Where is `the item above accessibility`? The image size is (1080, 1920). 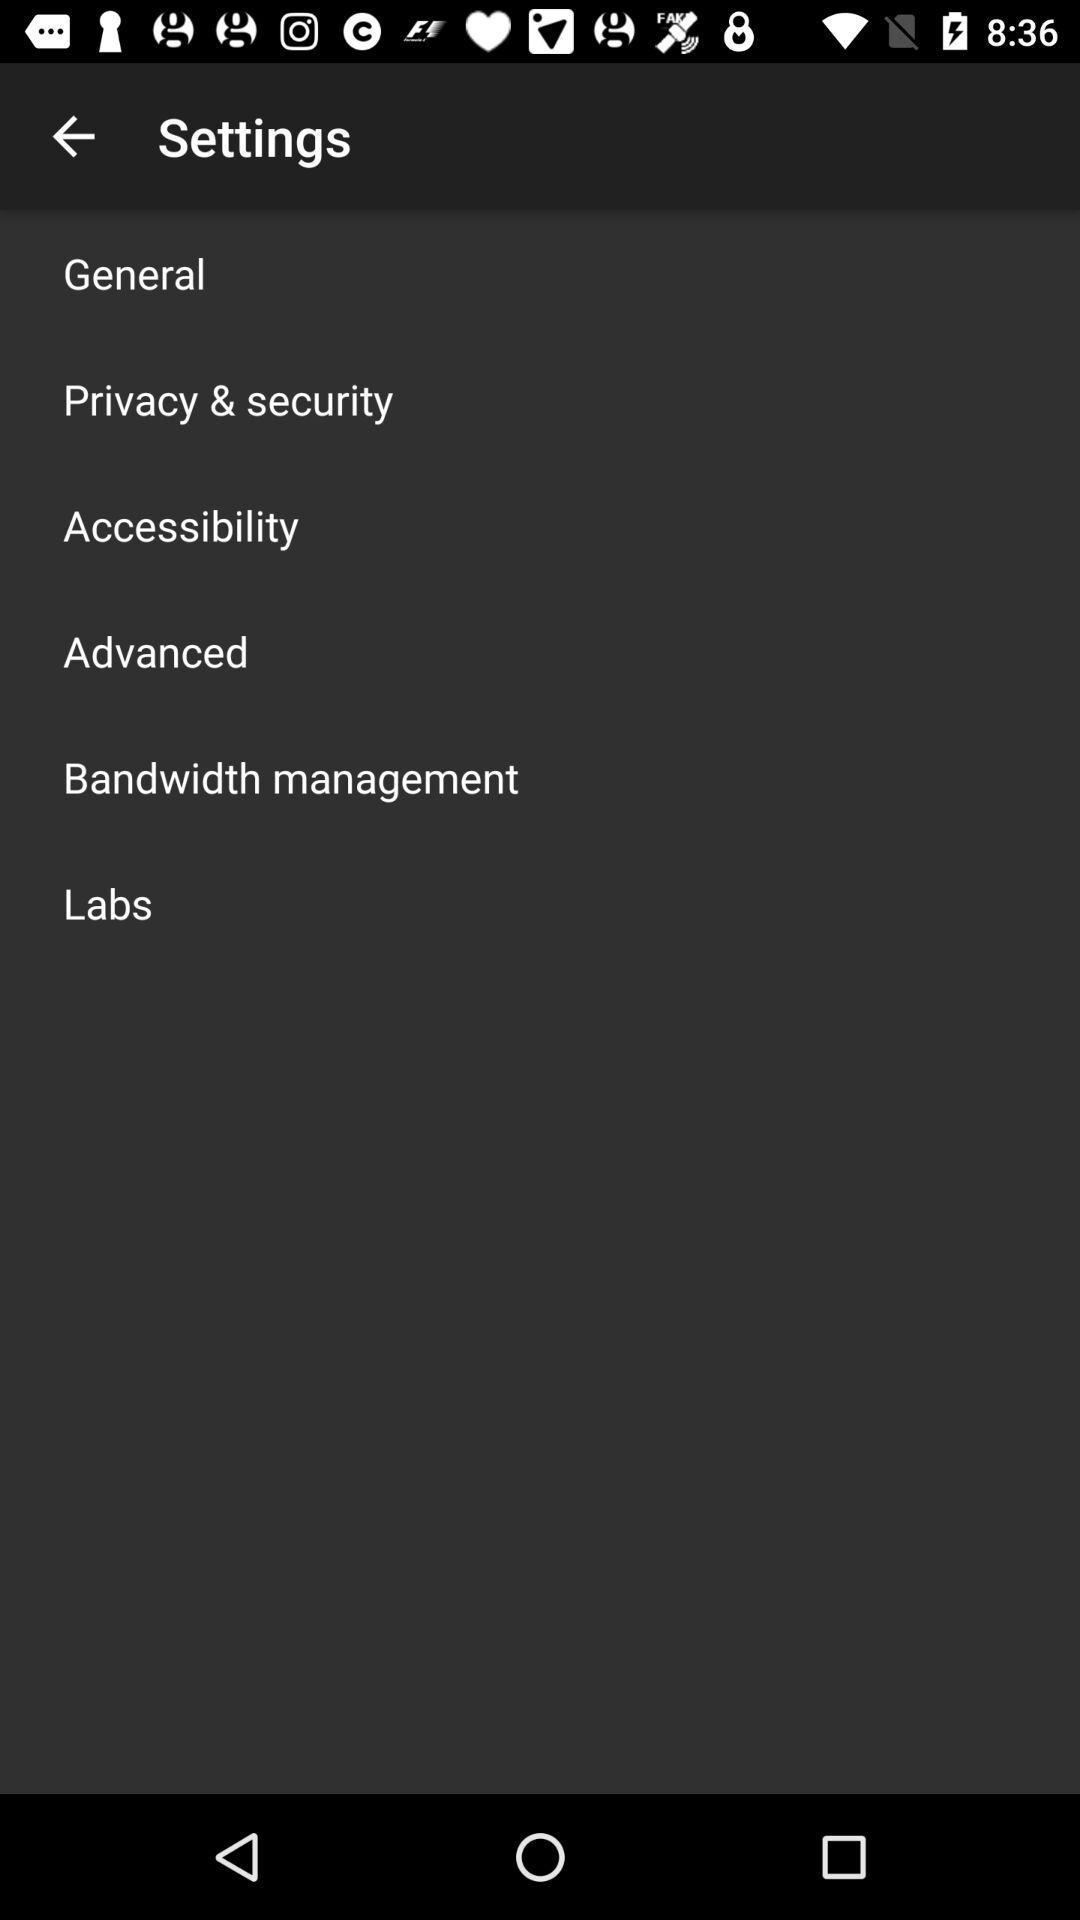 the item above accessibility is located at coordinates (227, 398).